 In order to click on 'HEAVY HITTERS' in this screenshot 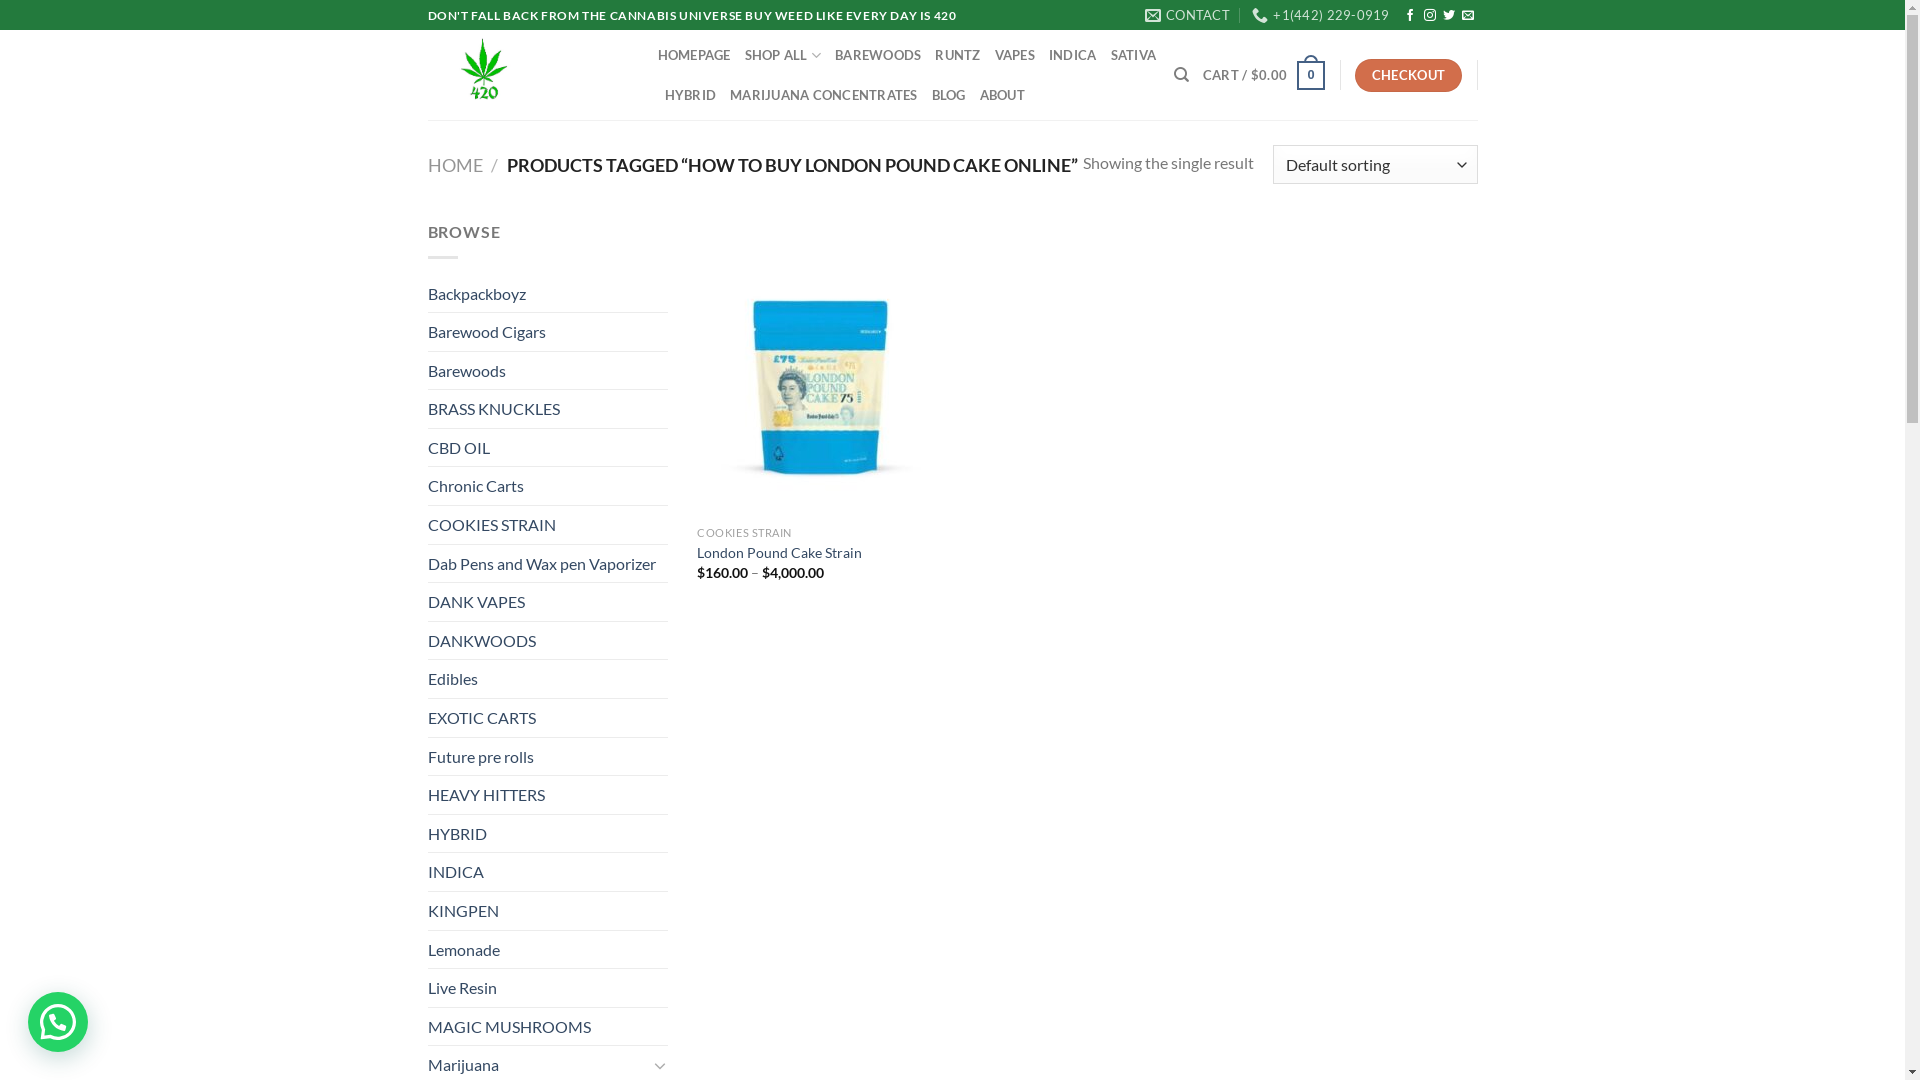, I will do `click(547, 793)`.